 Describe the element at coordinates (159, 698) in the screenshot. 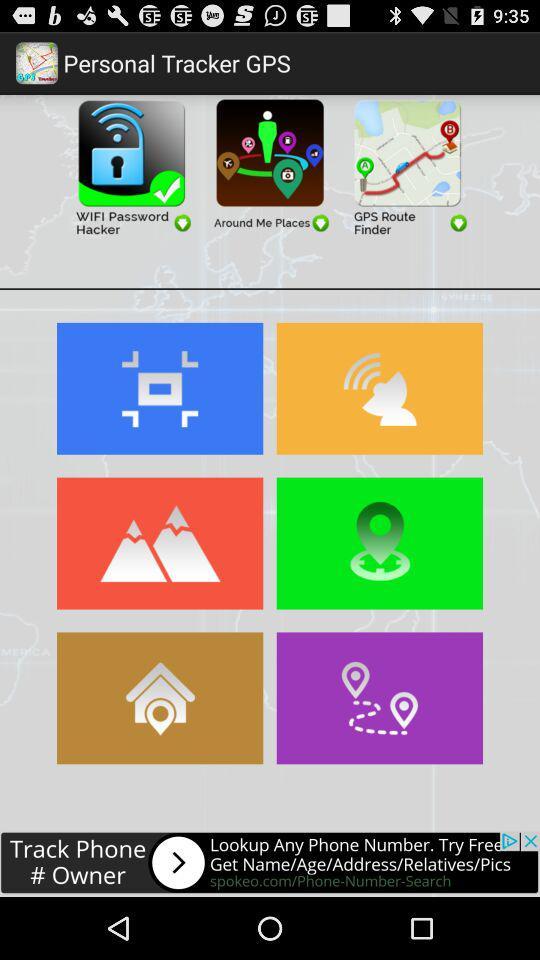

I see `search home` at that location.